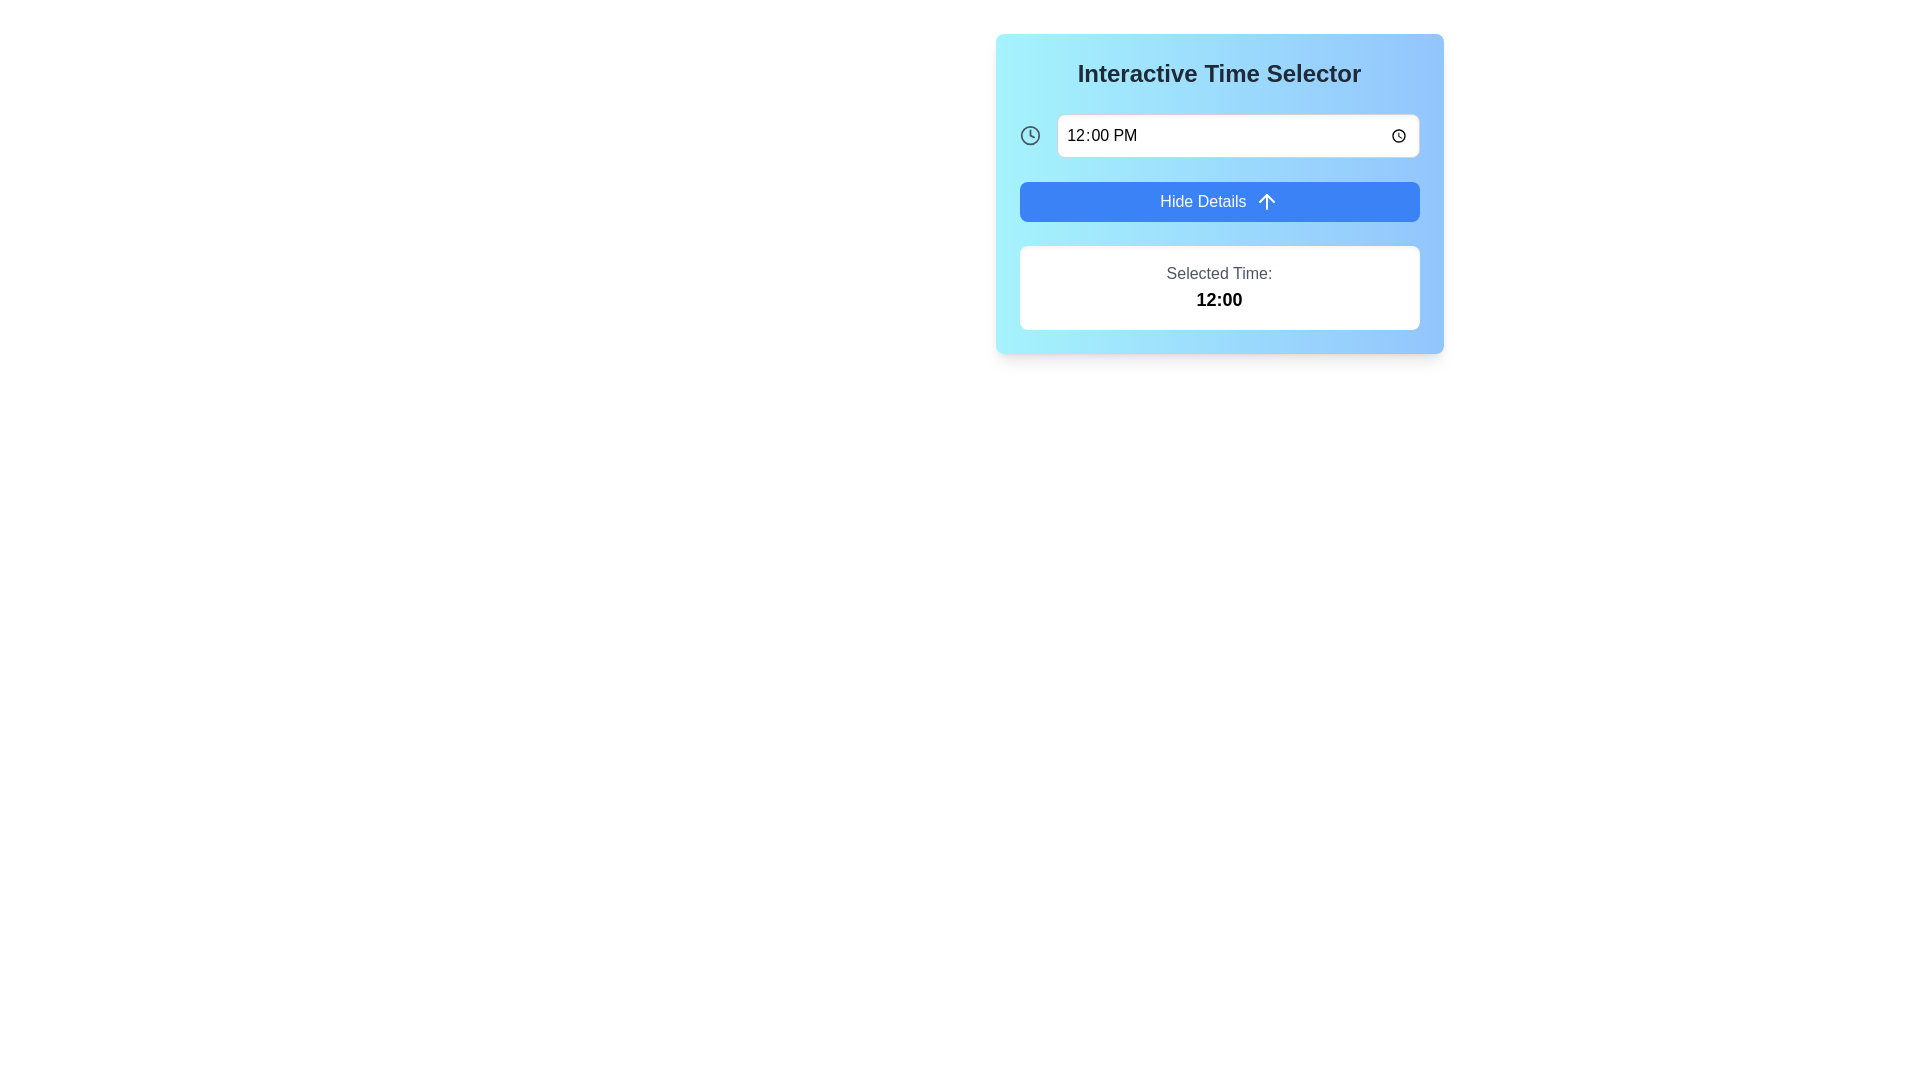 This screenshot has width=1920, height=1080. I want to click on the outer circle of the clock icon in the time selector UI component, so click(1030, 135).